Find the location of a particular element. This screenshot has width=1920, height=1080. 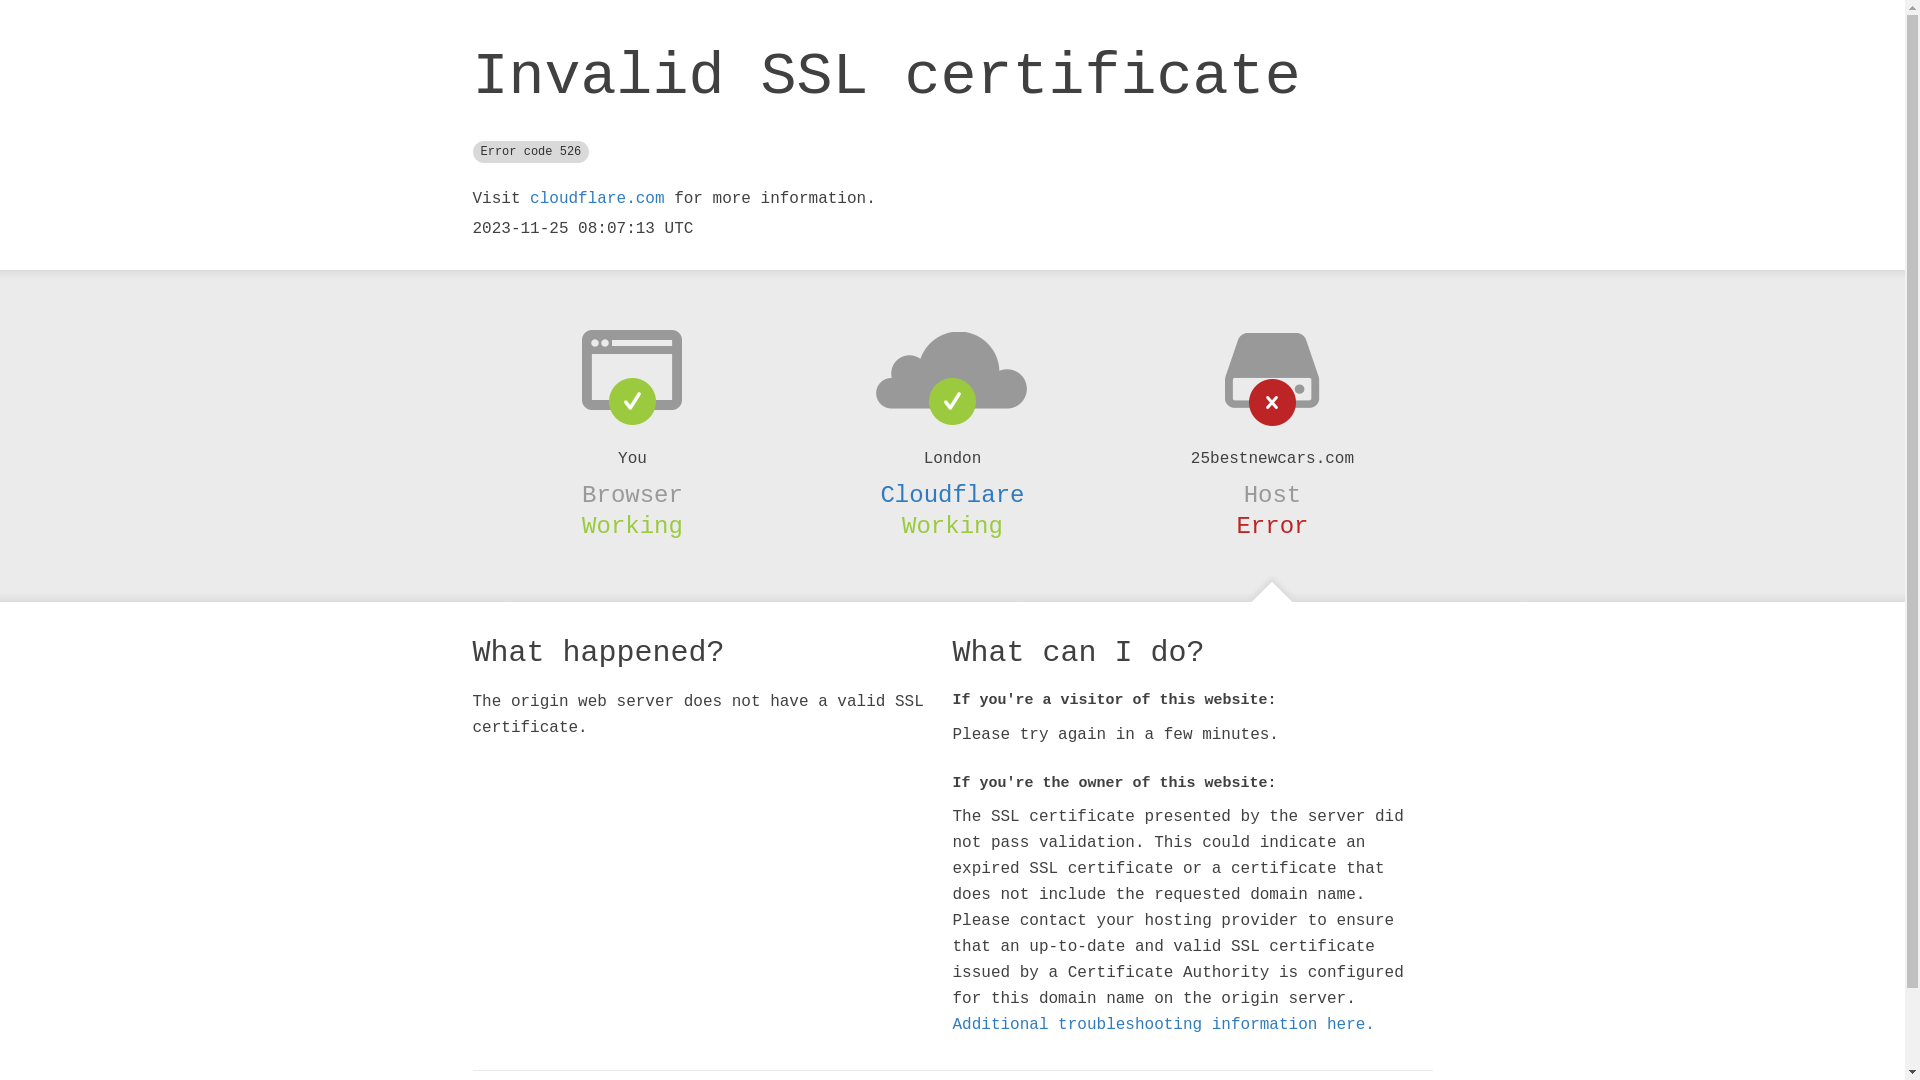

'cloudflare.com' is located at coordinates (595, 199).